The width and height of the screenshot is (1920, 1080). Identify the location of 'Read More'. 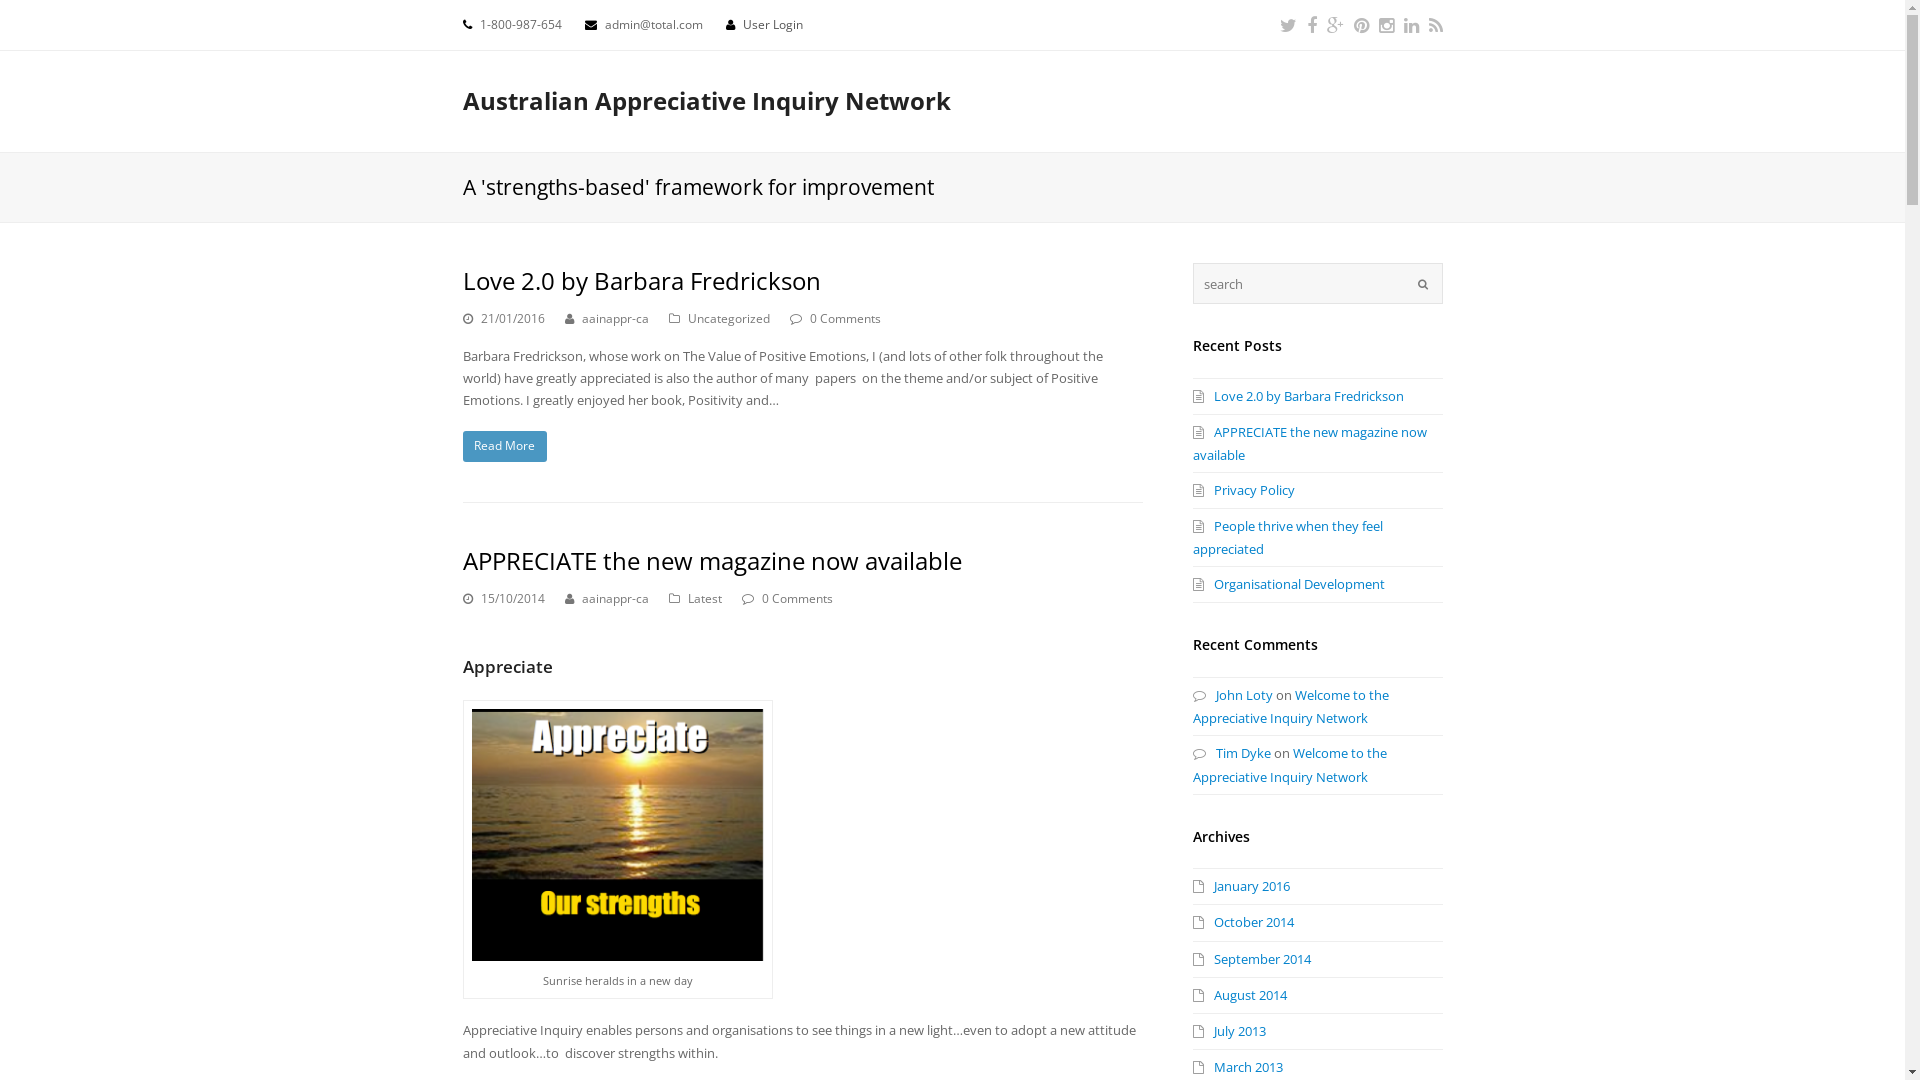
(504, 445).